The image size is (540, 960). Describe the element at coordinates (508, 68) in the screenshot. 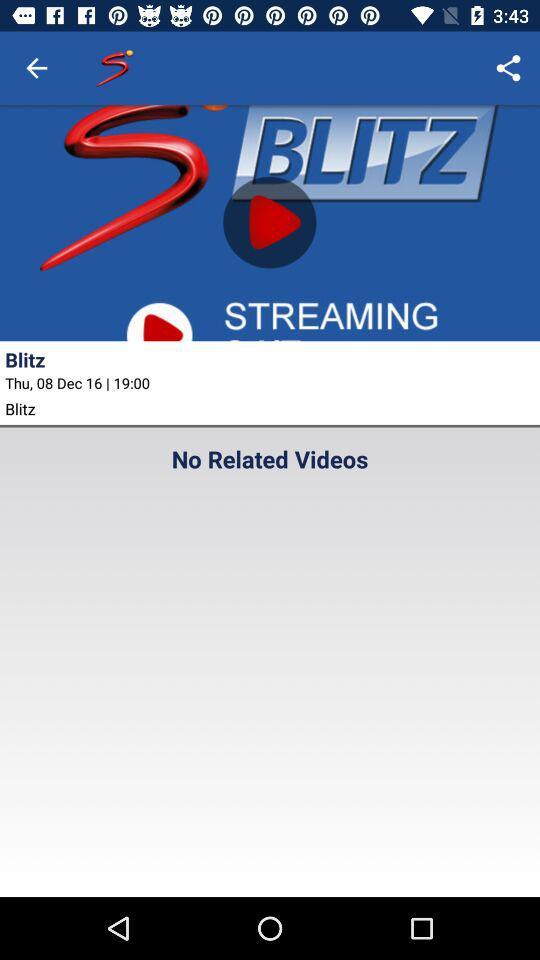

I see `the icon at the top right corner` at that location.